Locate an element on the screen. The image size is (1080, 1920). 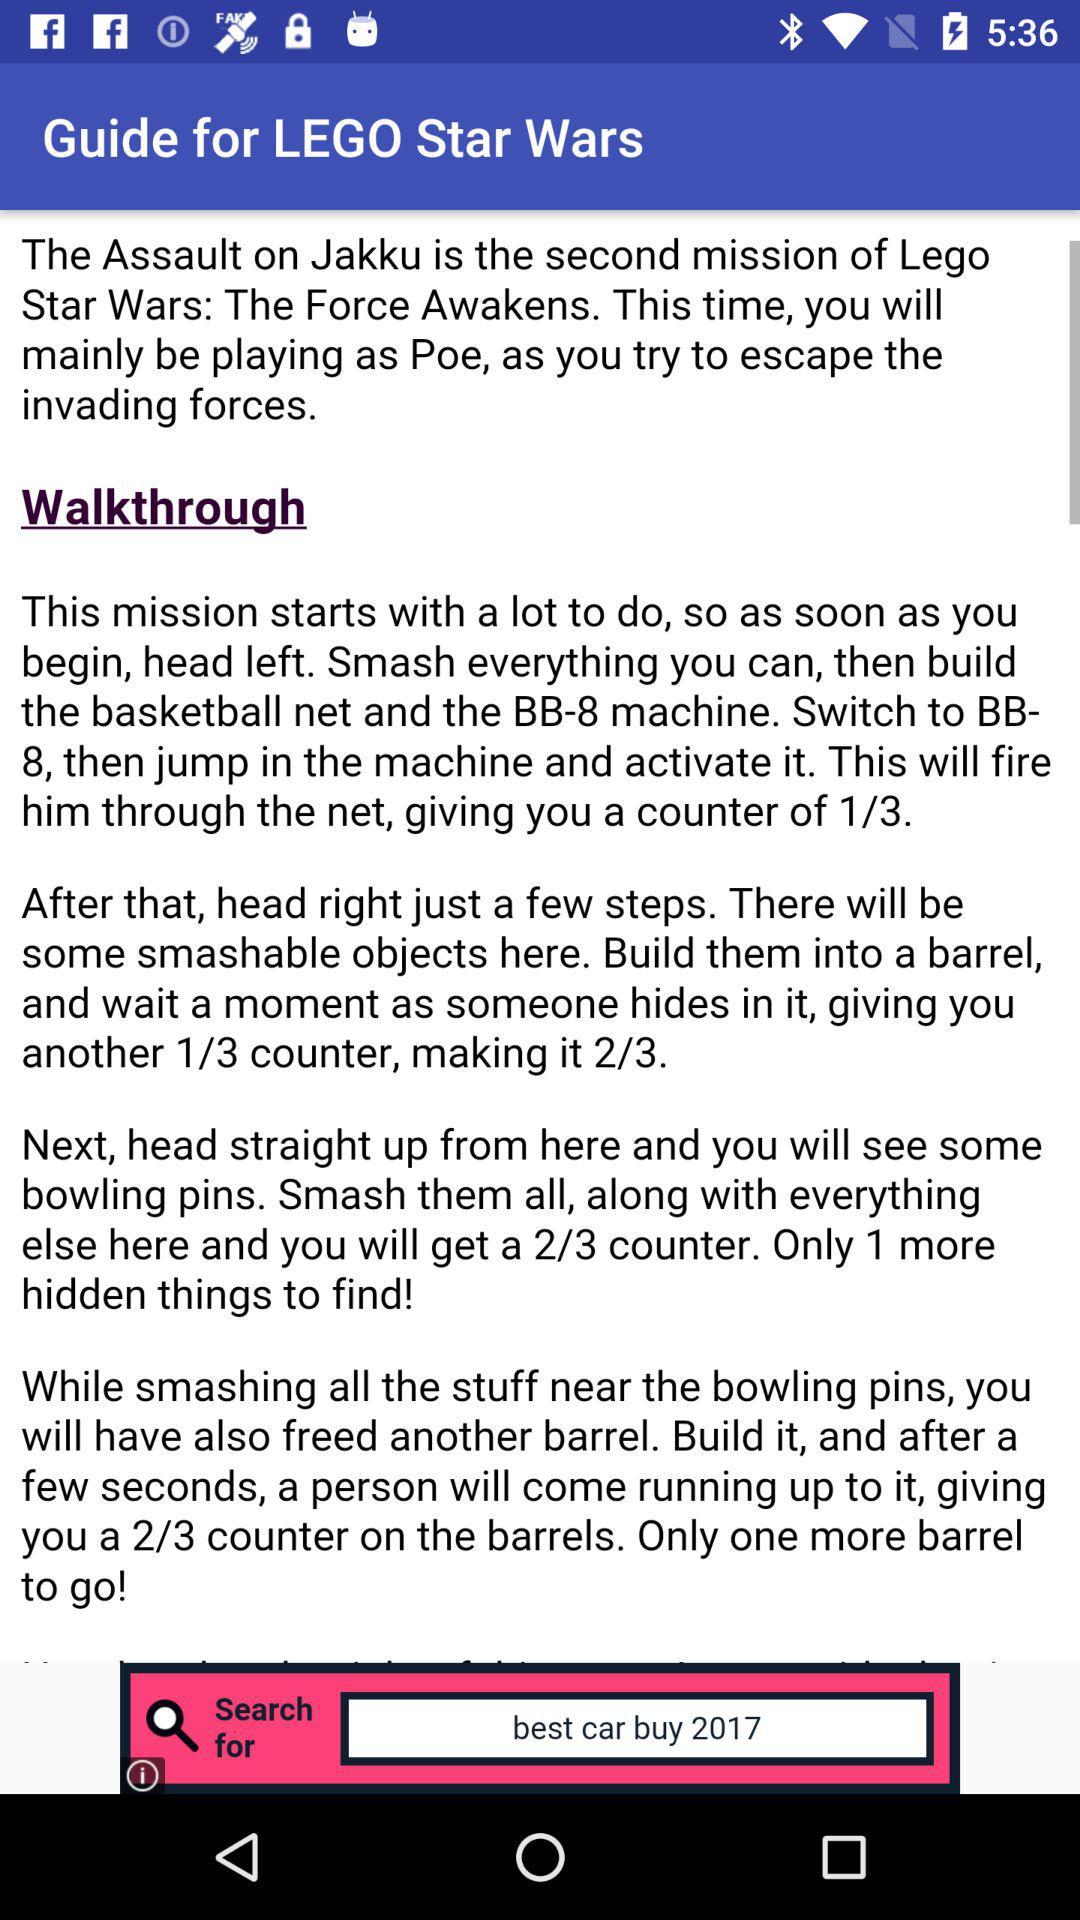
open advertisement is located at coordinates (540, 1727).